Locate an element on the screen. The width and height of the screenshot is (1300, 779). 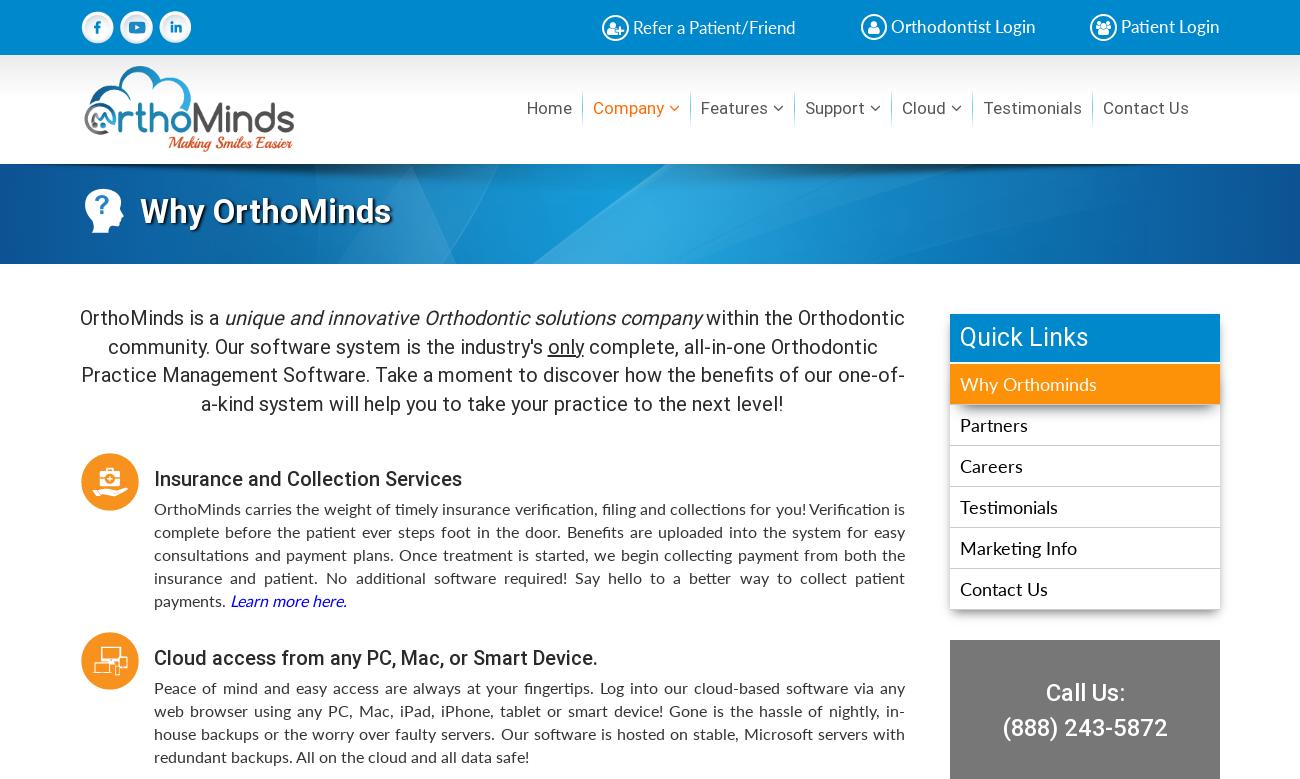
'Marketing Info' is located at coordinates (960, 547).